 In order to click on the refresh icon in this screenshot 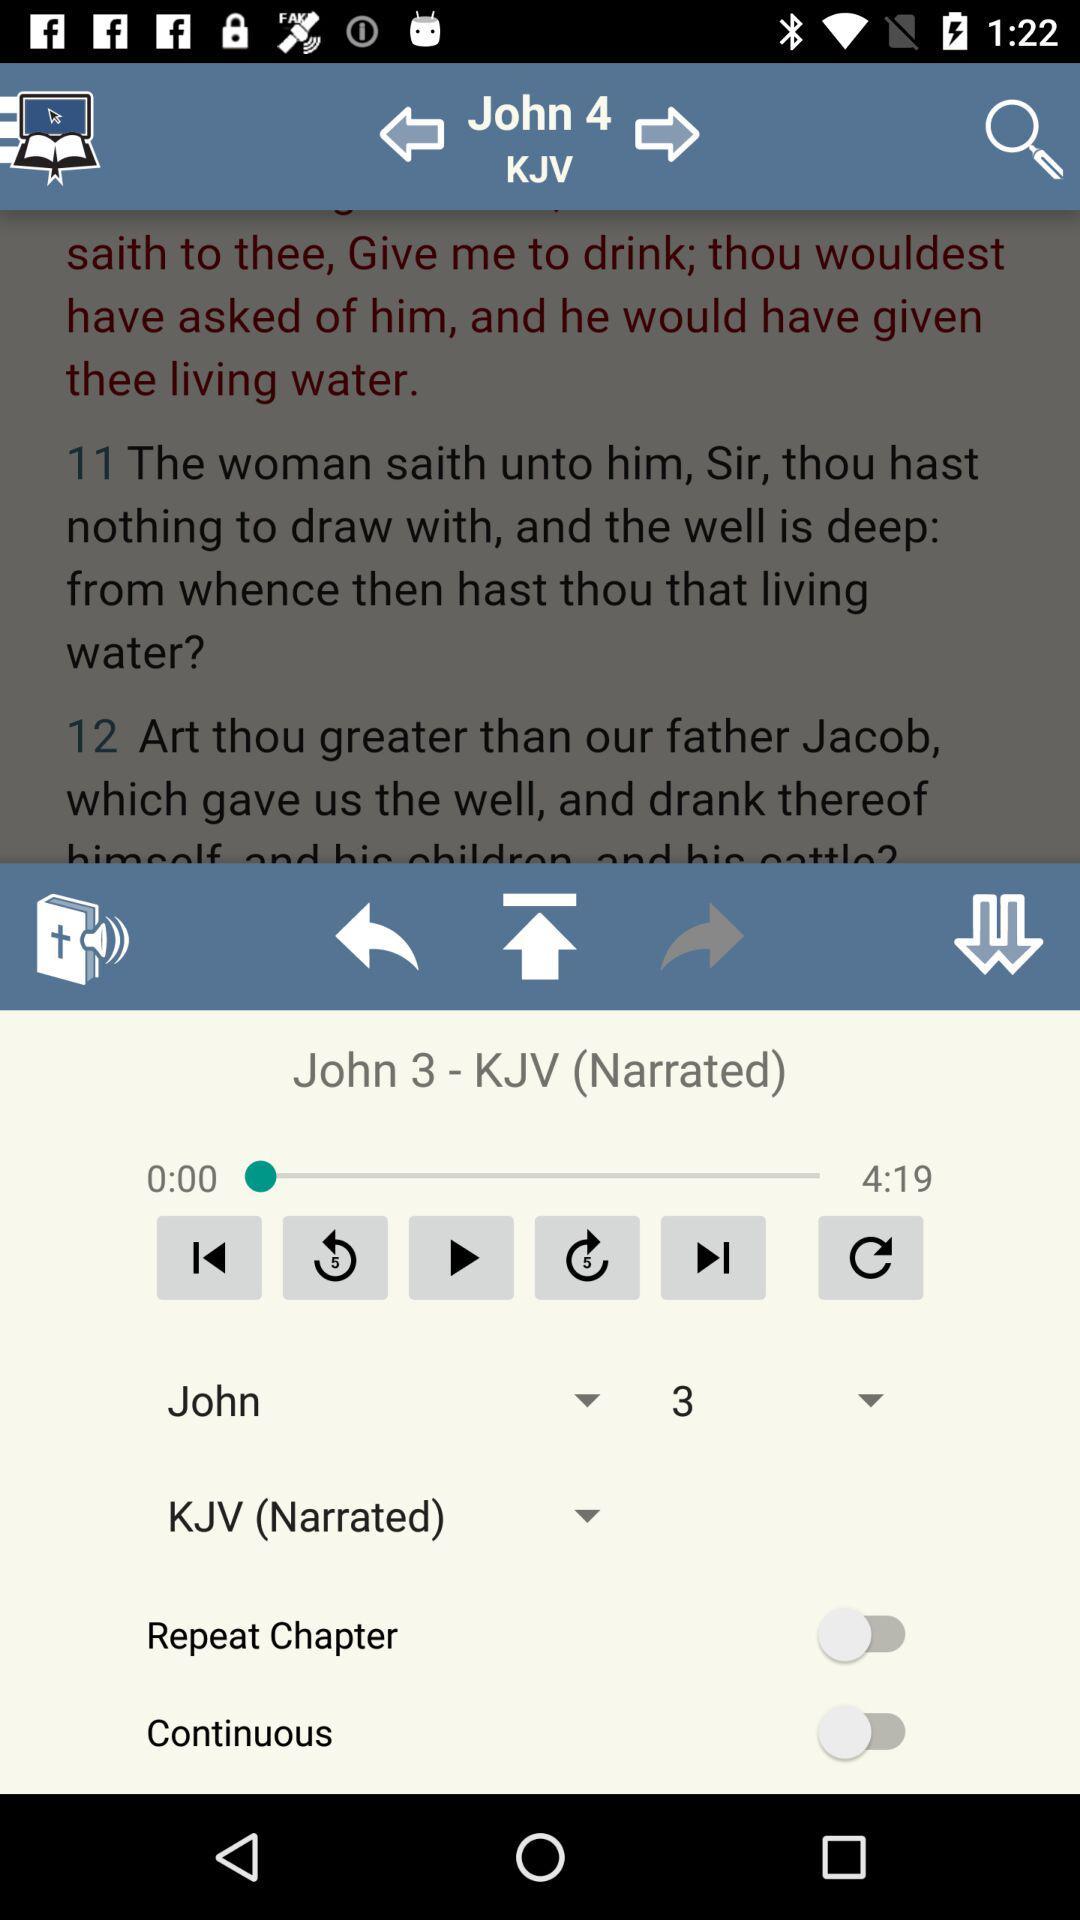, I will do `click(869, 1256)`.